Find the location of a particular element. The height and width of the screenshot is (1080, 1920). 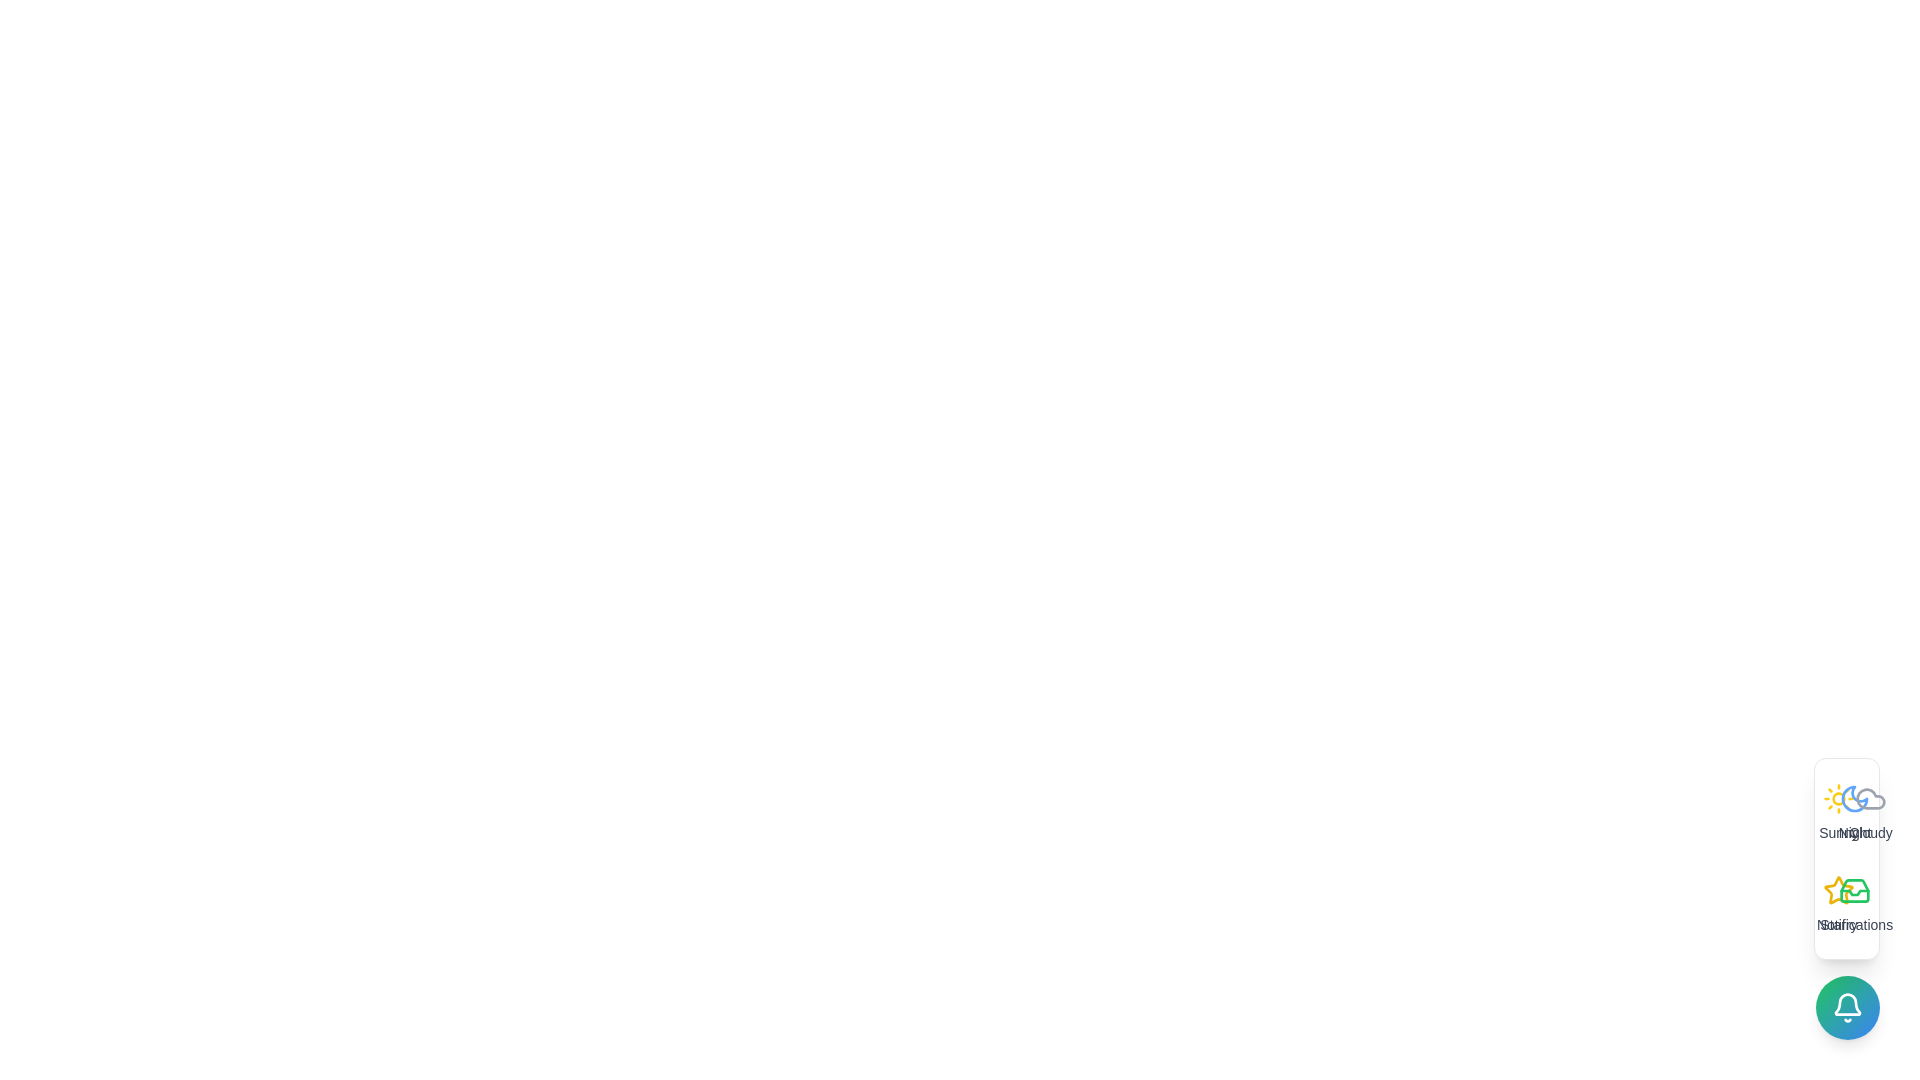

the option labeled Notifications by clicking its icon and label is located at coordinates (1853, 905).